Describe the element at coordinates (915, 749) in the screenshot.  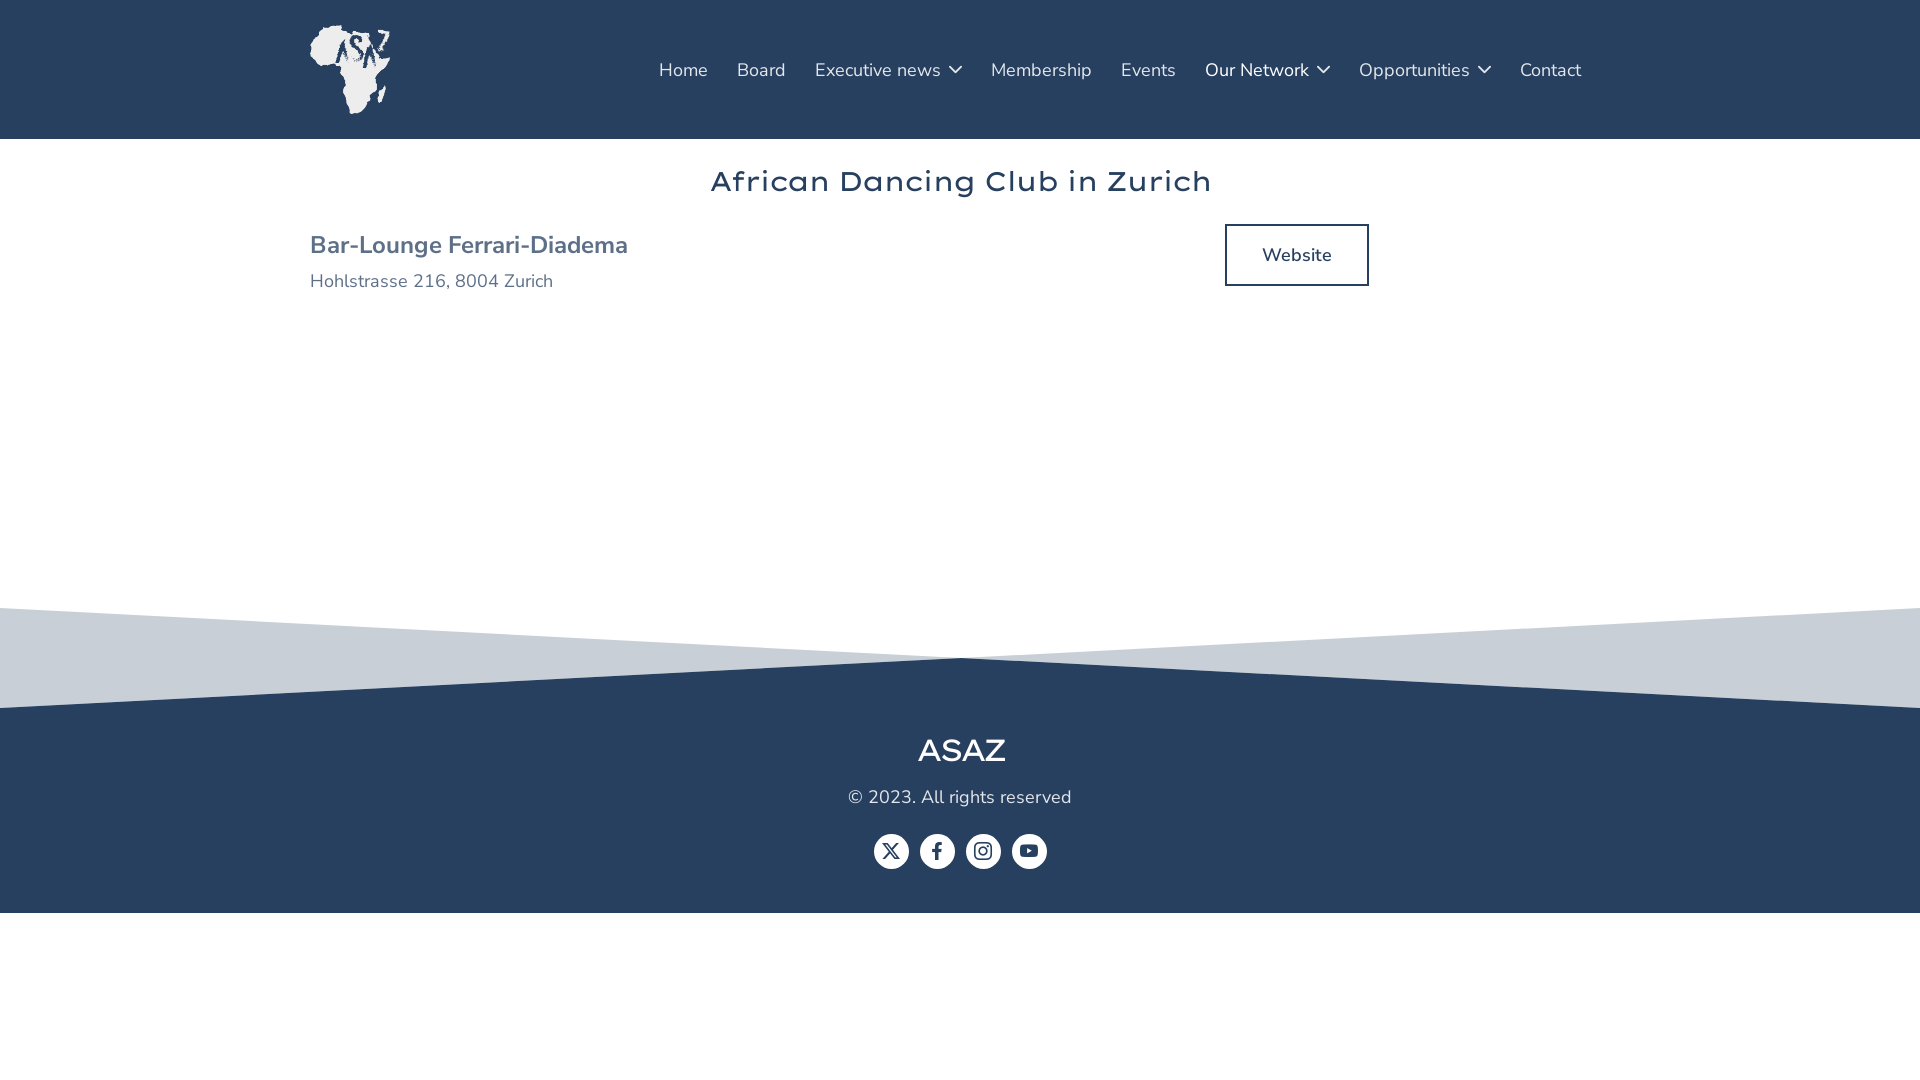
I see `'ASAZ'` at that location.